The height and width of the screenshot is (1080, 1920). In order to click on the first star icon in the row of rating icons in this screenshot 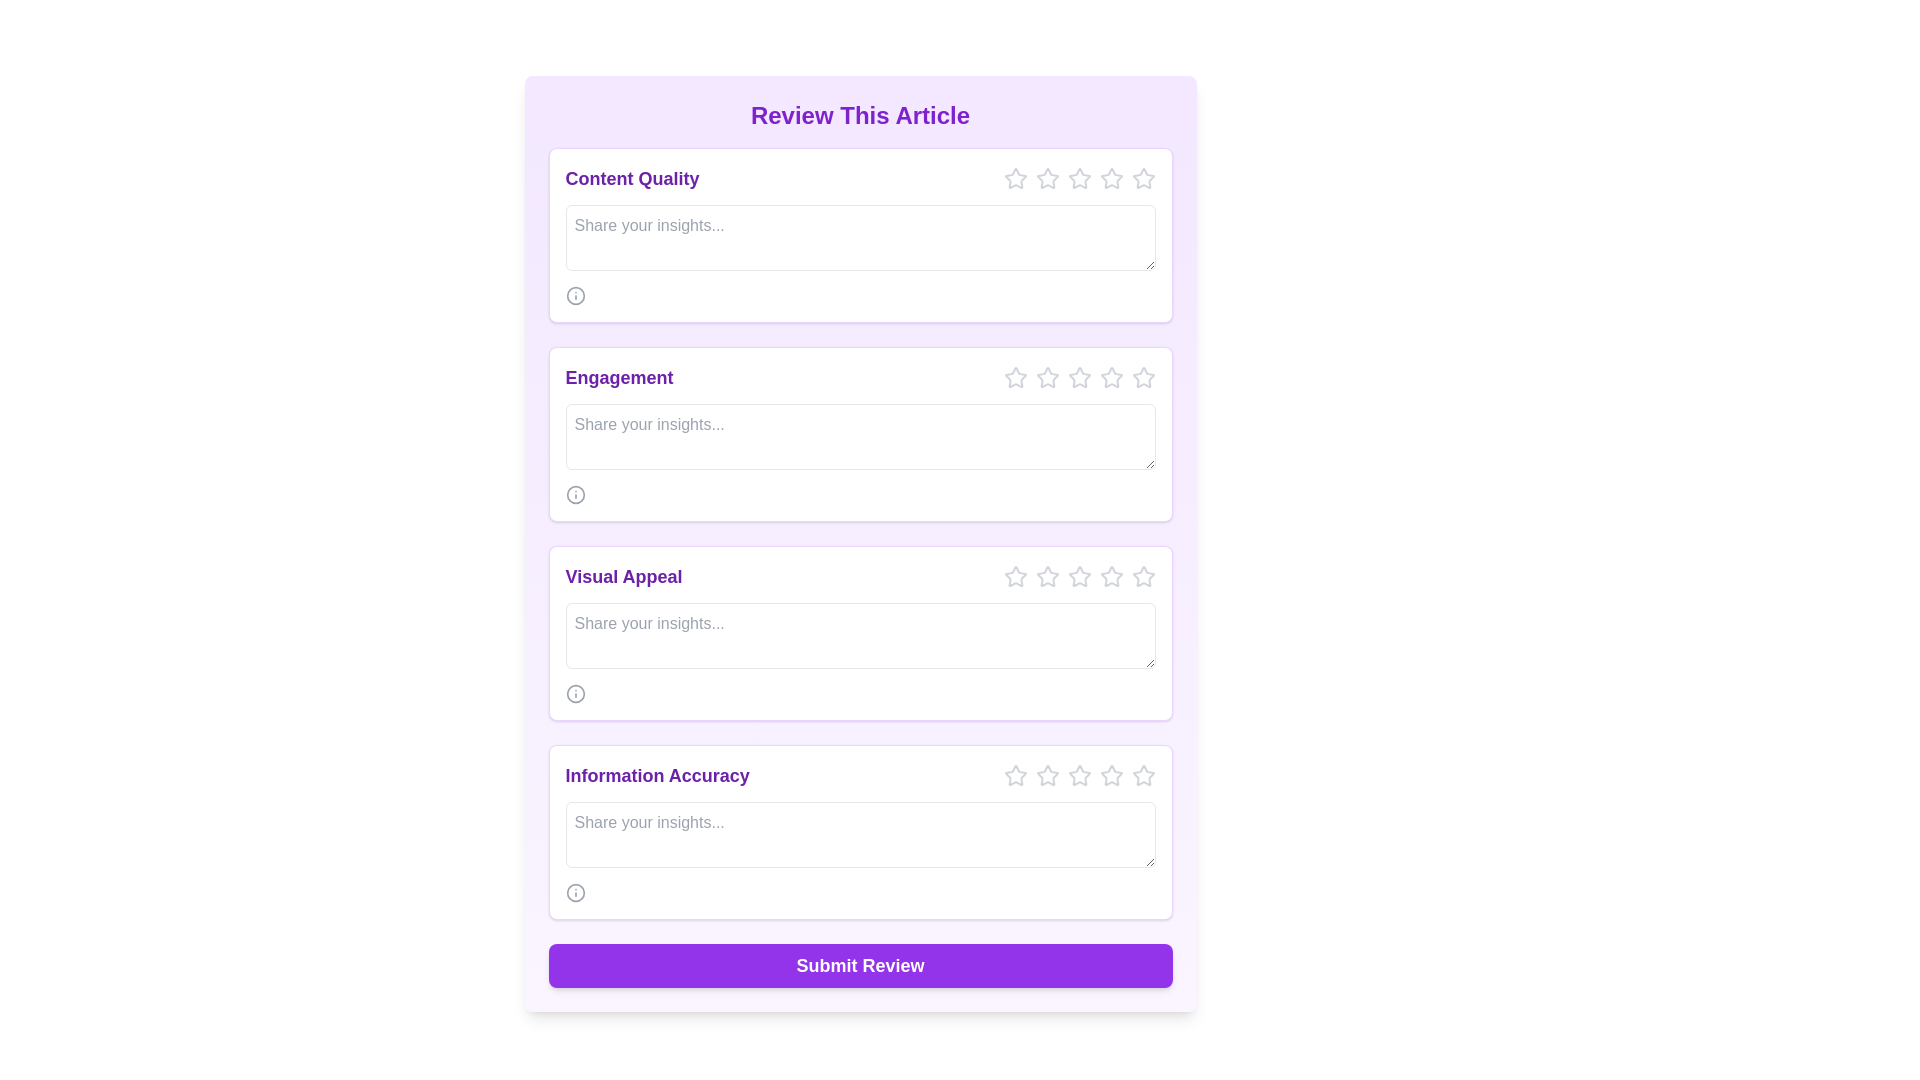, I will do `click(1014, 575)`.